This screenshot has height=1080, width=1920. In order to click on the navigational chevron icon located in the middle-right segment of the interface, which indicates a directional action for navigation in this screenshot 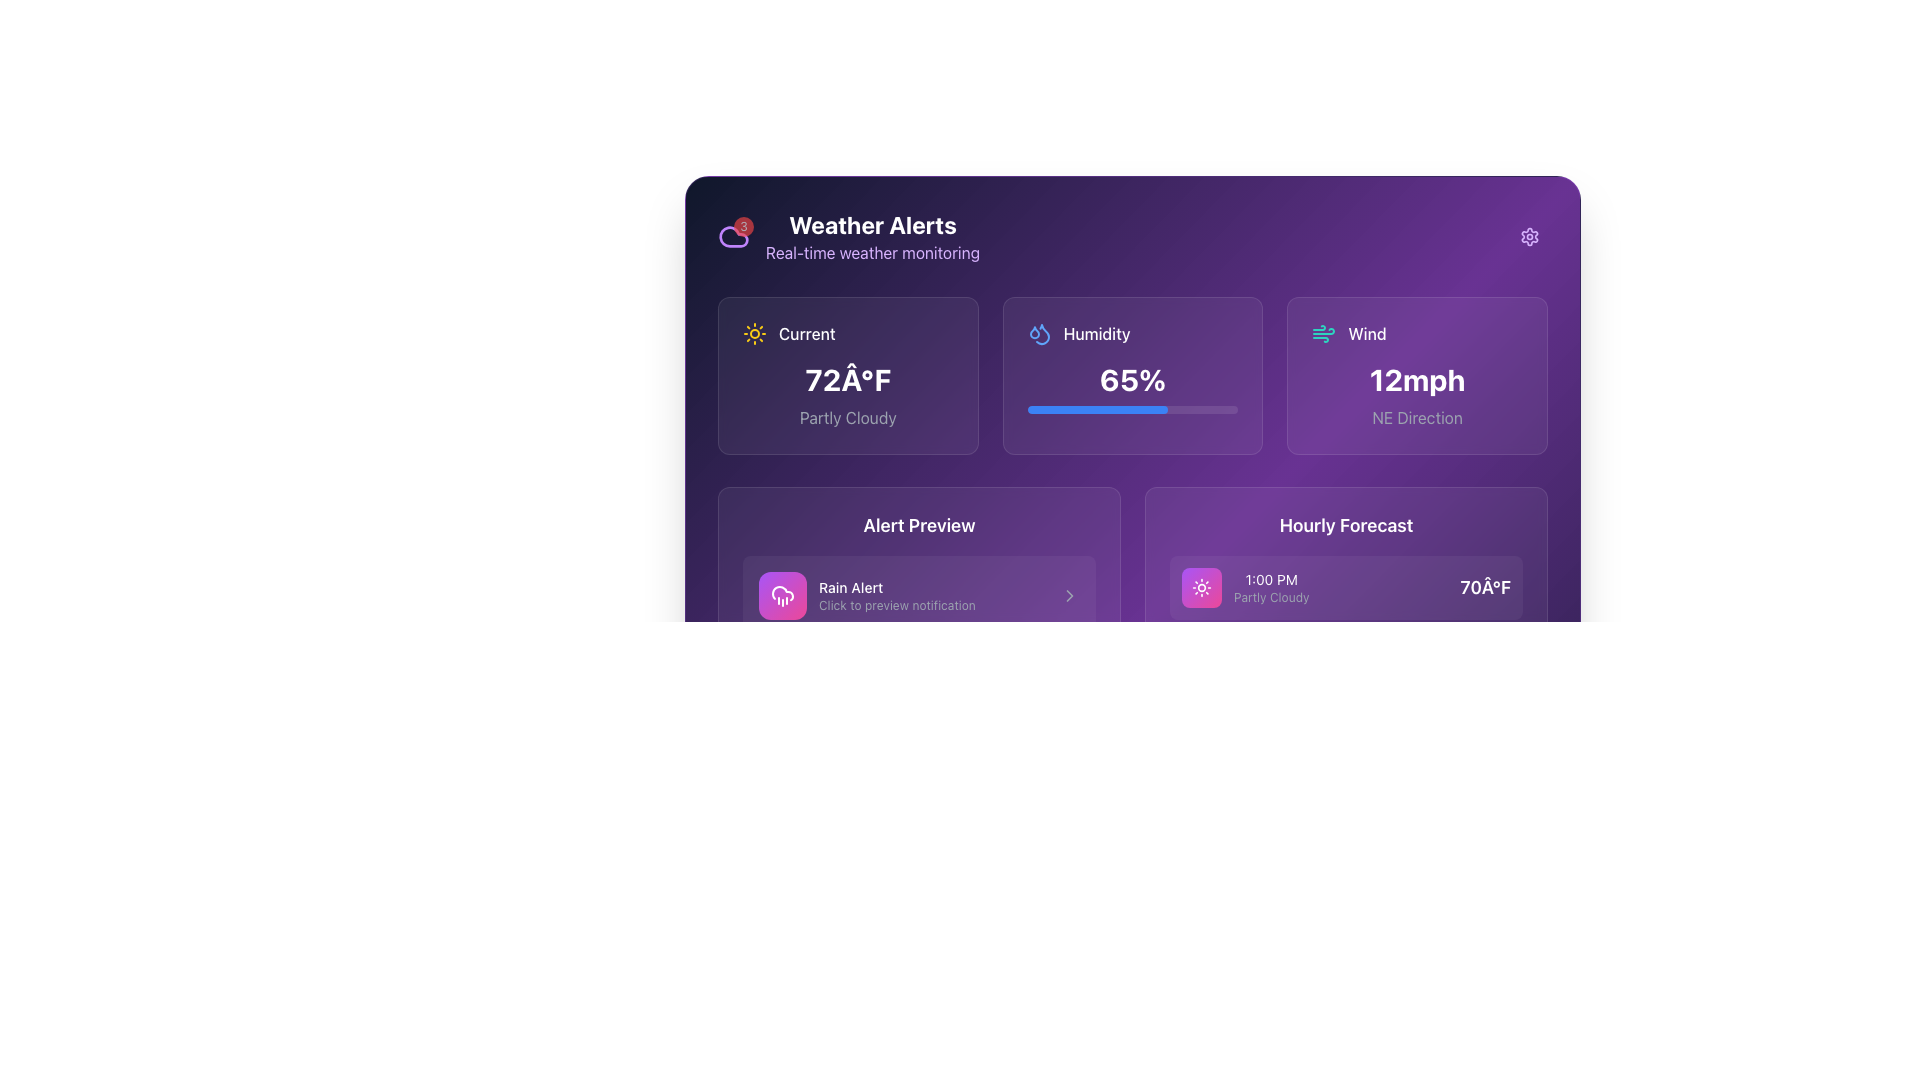, I will do `click(1069, 595)`.